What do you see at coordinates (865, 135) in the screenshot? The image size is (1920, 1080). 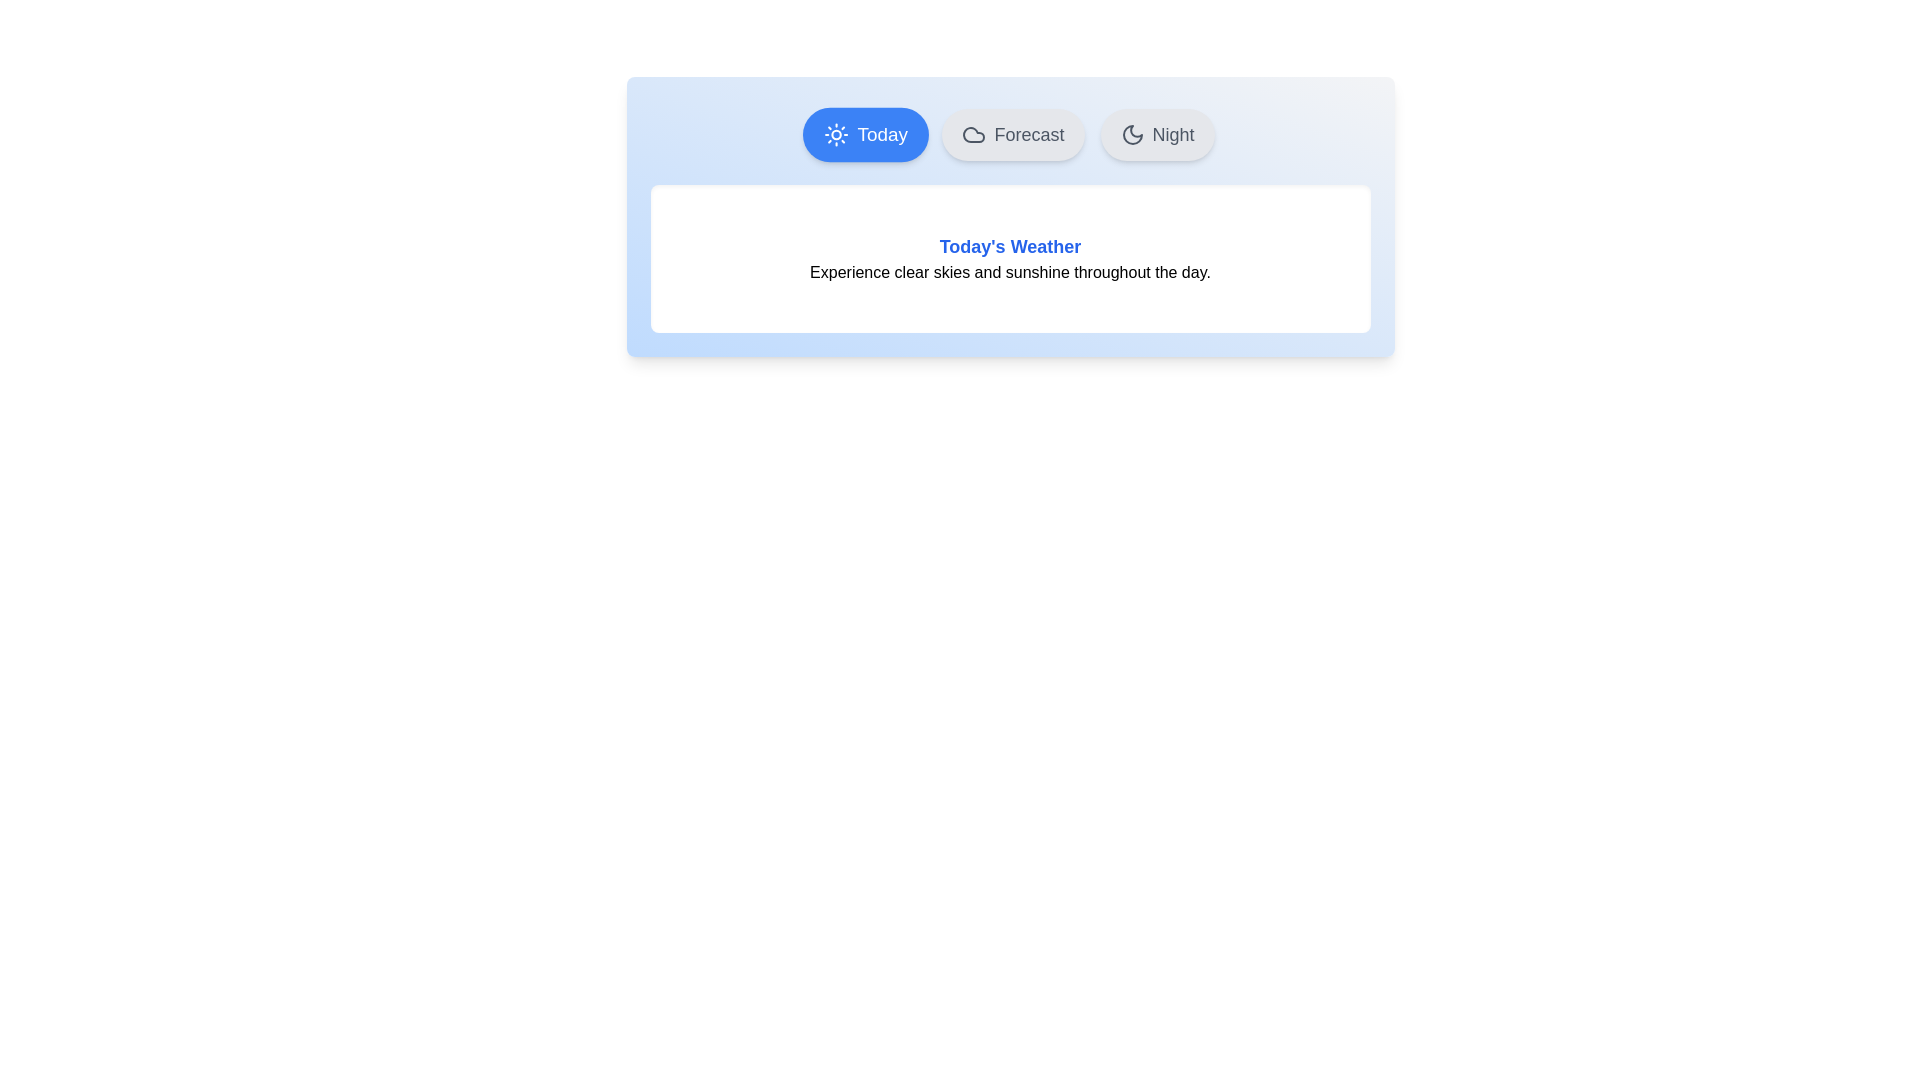 I see `the Today tab to view its content` at bounding box center [865, 135].